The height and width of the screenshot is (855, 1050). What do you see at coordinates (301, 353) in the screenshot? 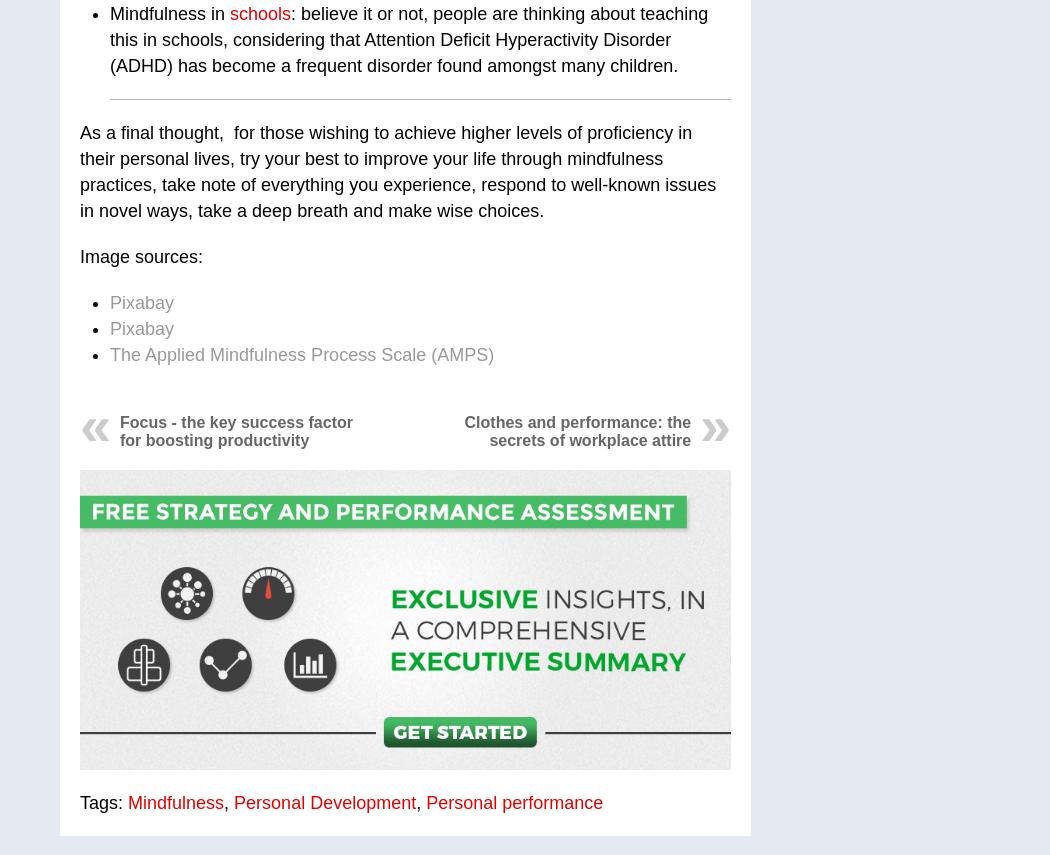
I see `'The Applied Mindfulness Process Scale (AMPS)'` at bounding box center [301, 353].